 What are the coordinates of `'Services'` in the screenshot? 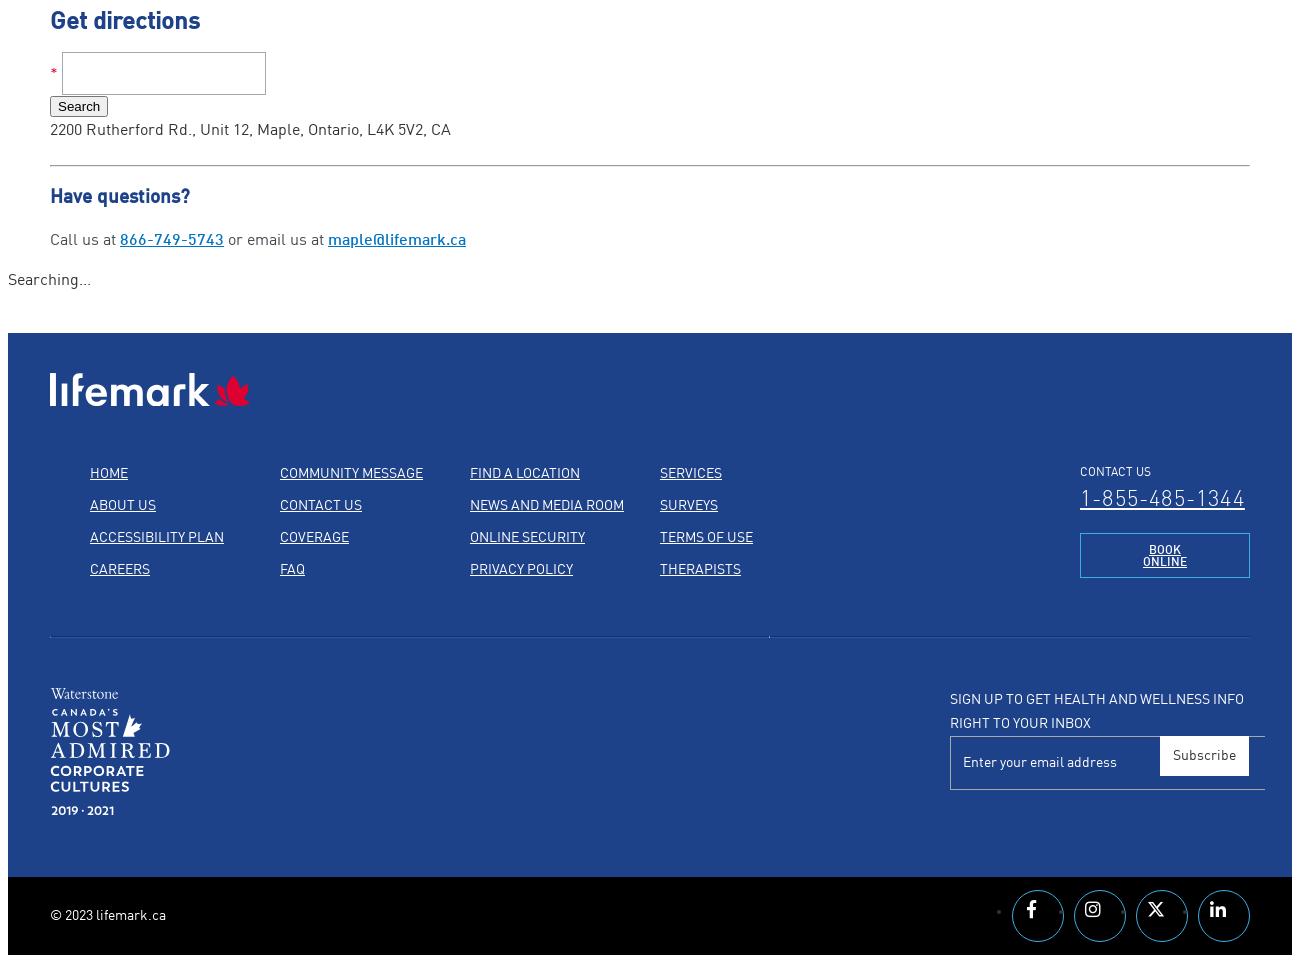 It's located at (689, 472).